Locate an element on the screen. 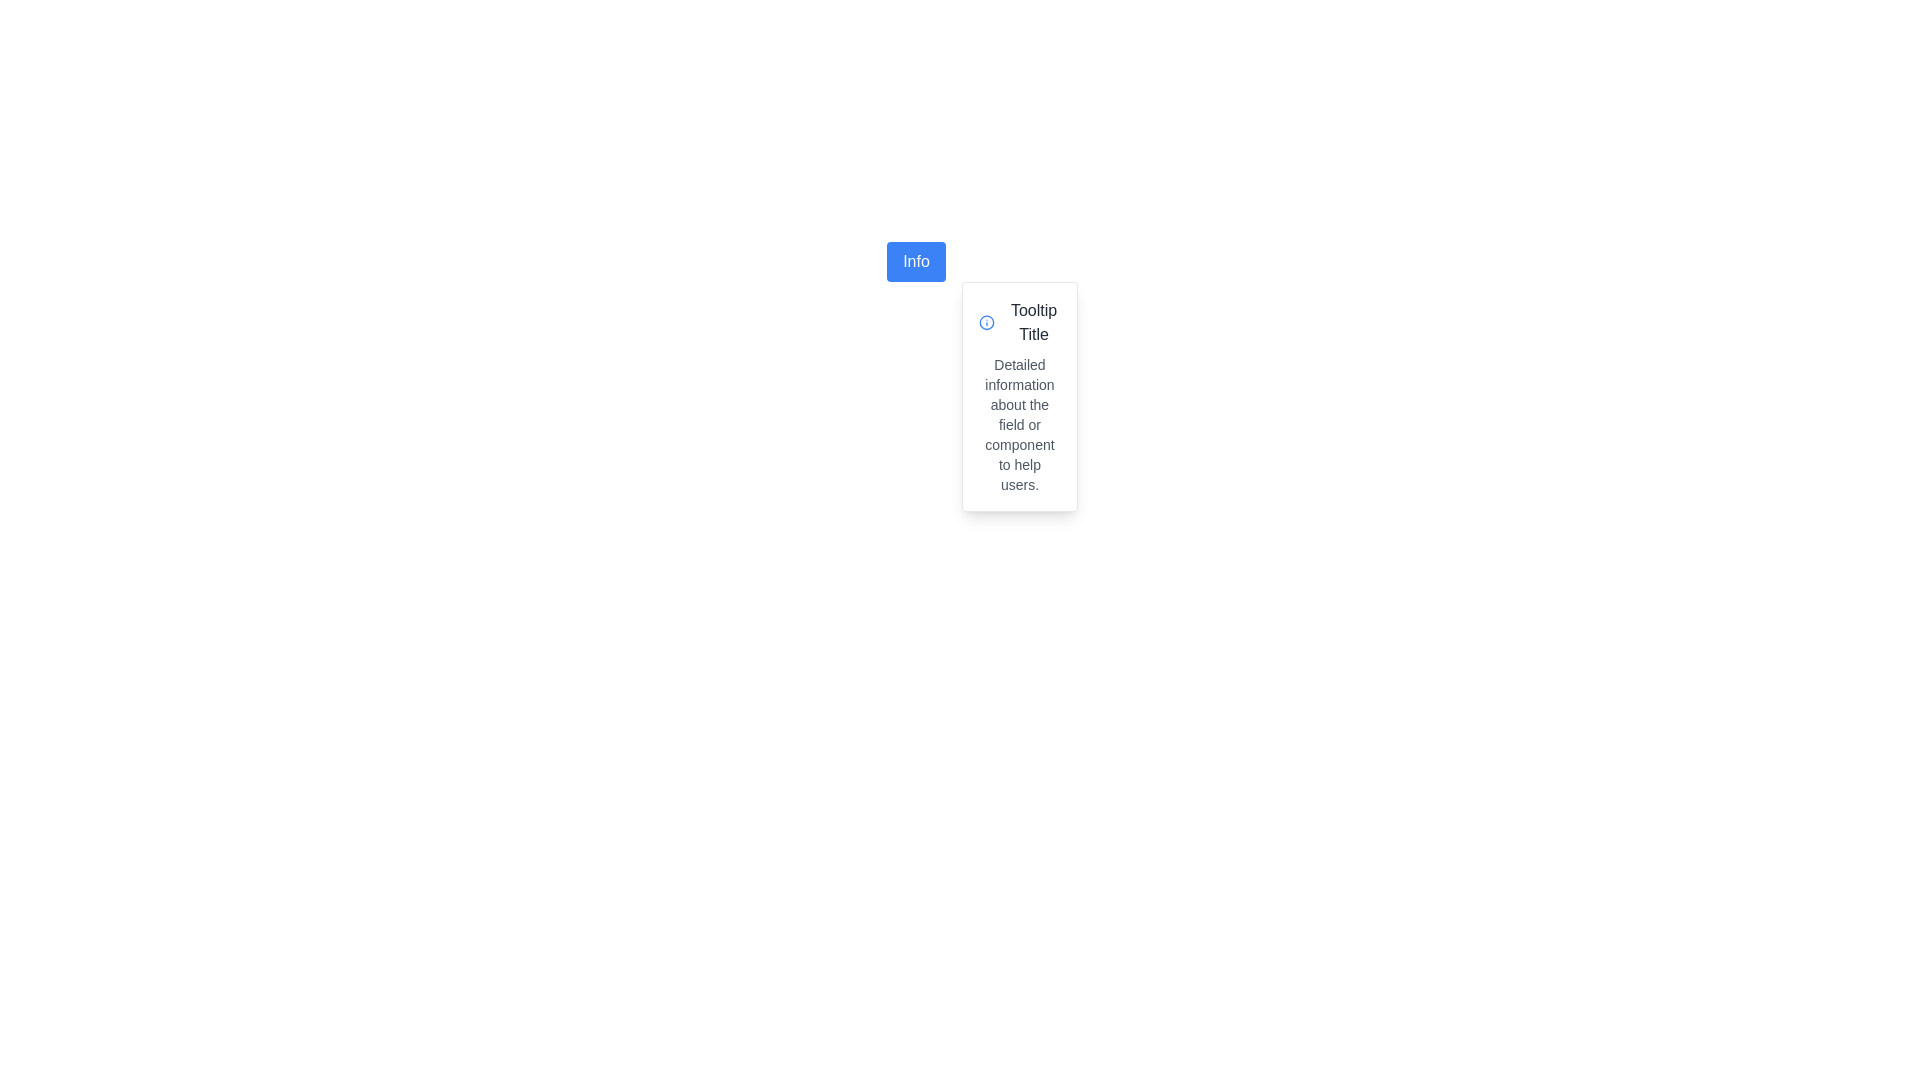 This screenshot has width=1920, height=1080. the icon that serves as a visual indicator for the tooltip, located directly to the left of 'Tooltip Title' is located at coordinates (986, 322).